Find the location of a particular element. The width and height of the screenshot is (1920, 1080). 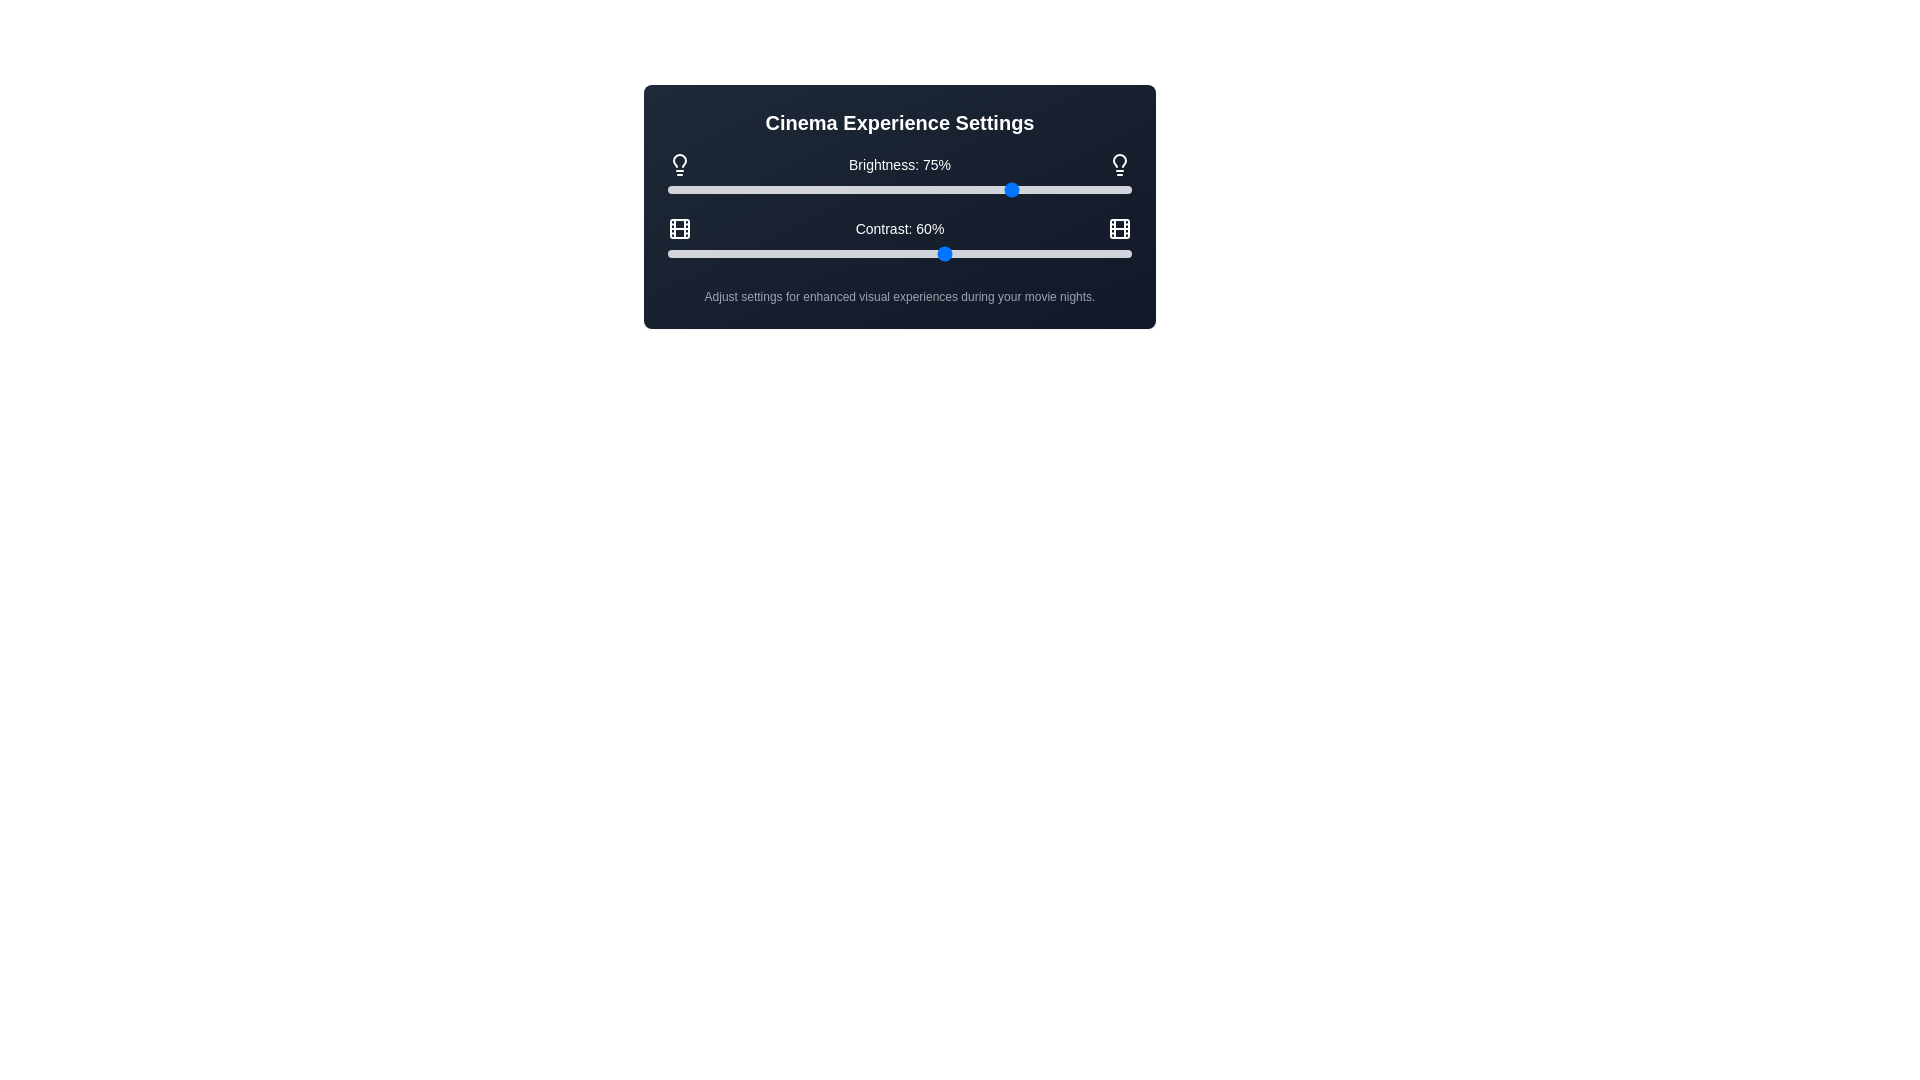

the film icon near the contrast slider is located at coordinates (680, 227).